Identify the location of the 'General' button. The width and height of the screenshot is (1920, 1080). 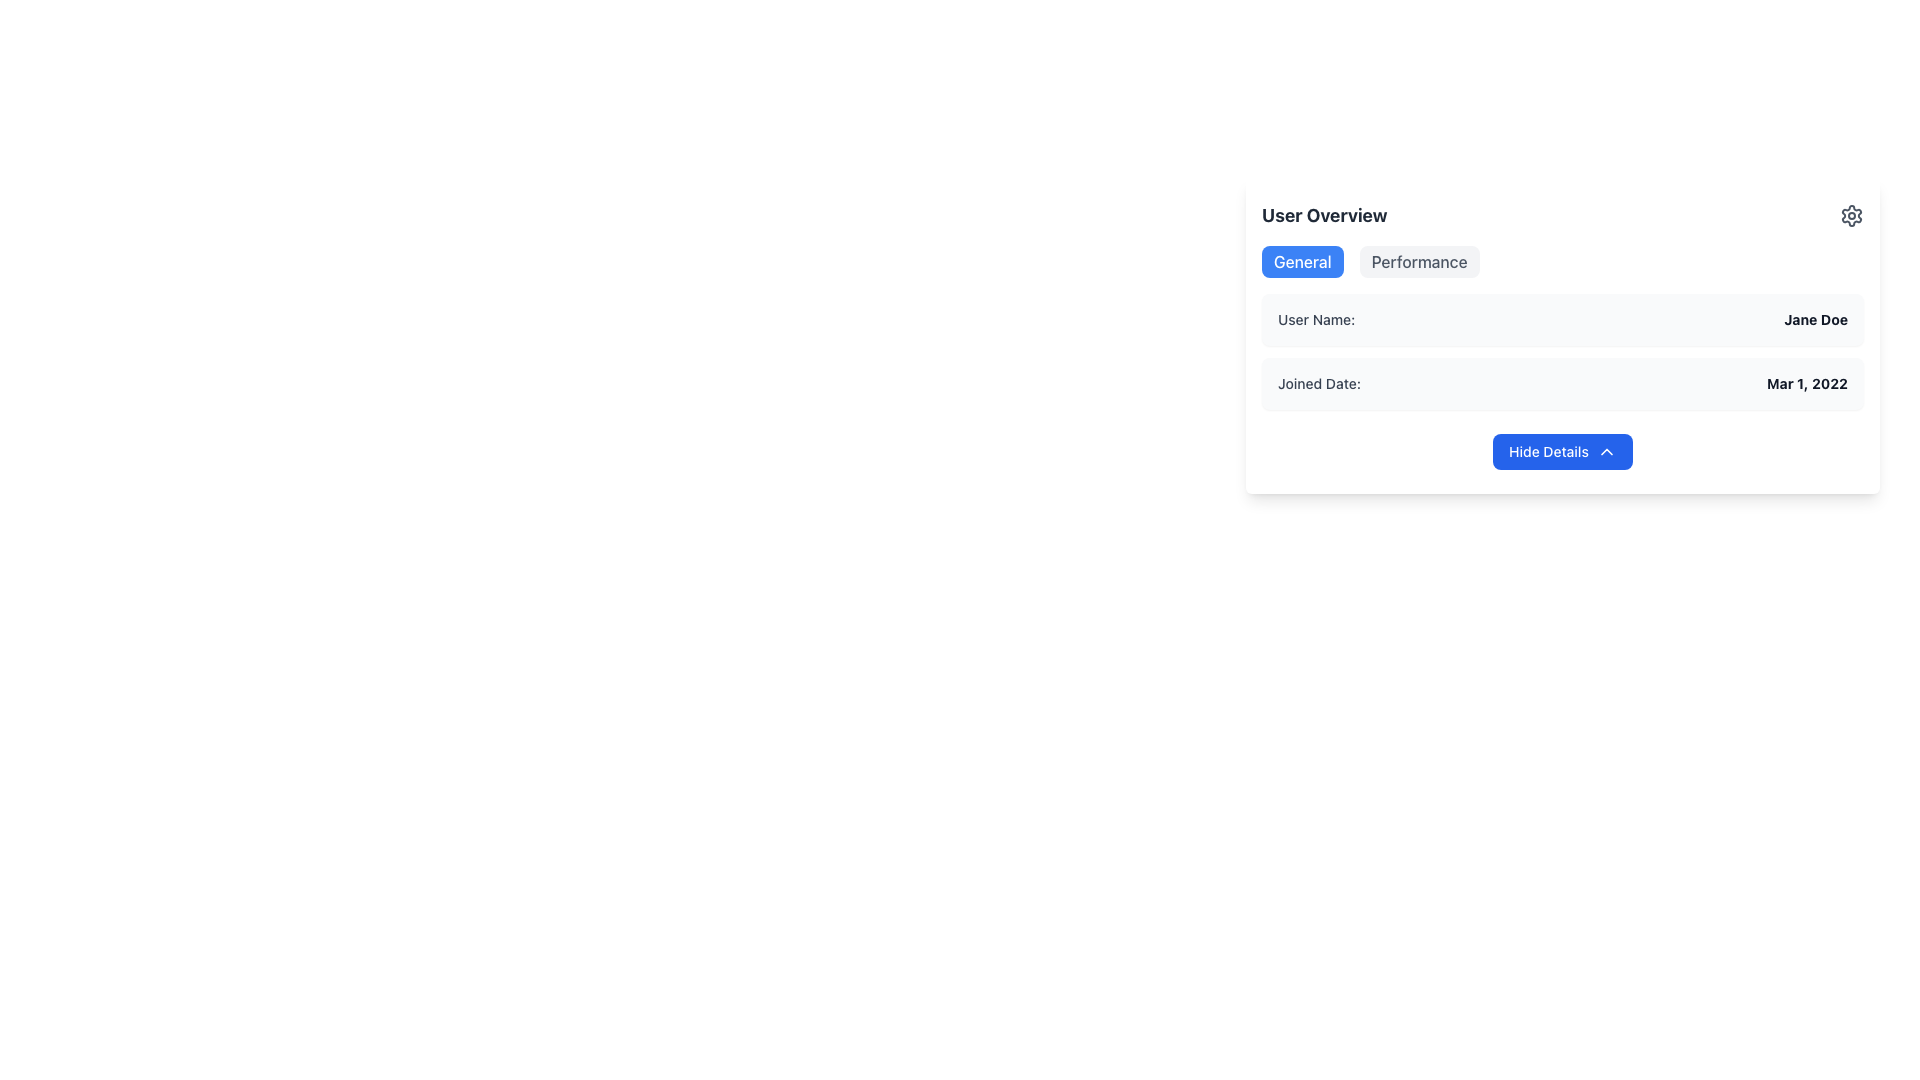
(1302, 261).